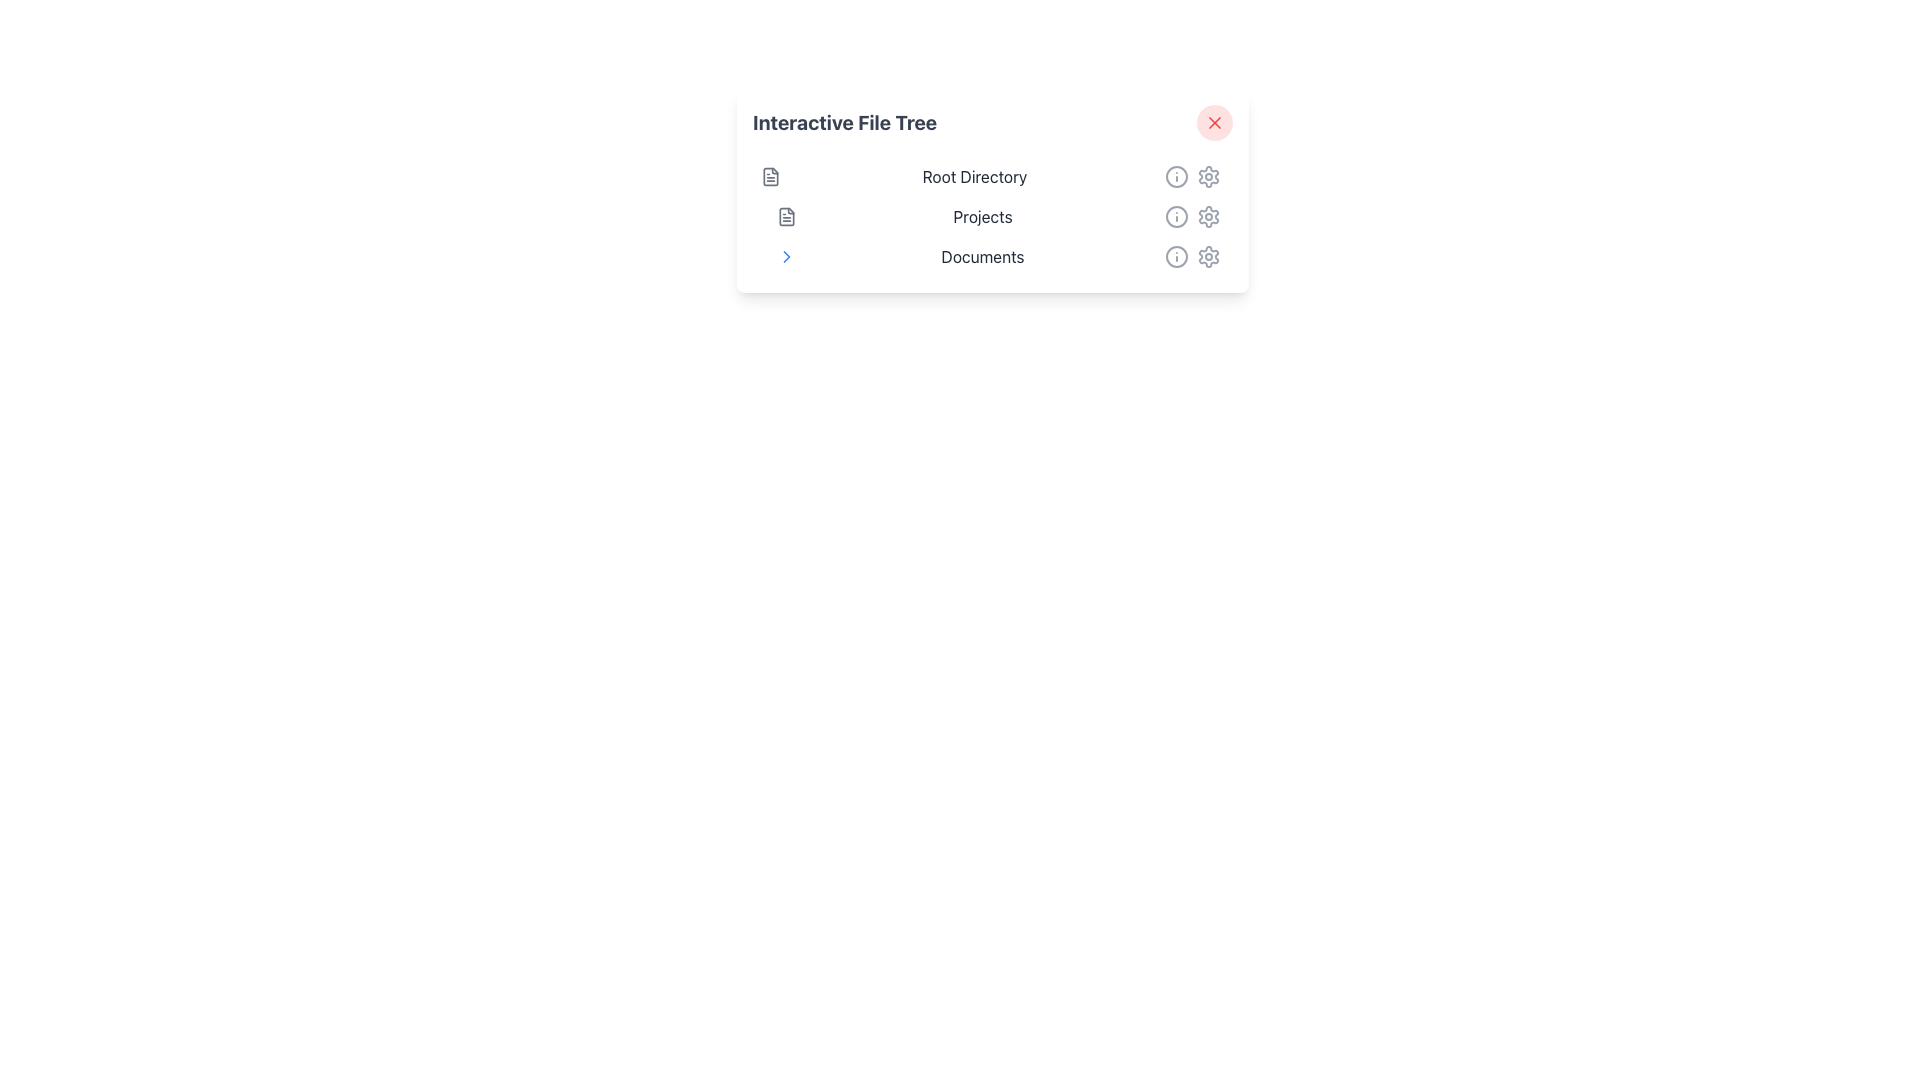 The width and height of the screenshot is (1920, 1080). I want to click on the gear-shaped icon button in the action area of the 'Root Directory' list item, which is metallic gray and changes color on hover, so click(1208, 176).